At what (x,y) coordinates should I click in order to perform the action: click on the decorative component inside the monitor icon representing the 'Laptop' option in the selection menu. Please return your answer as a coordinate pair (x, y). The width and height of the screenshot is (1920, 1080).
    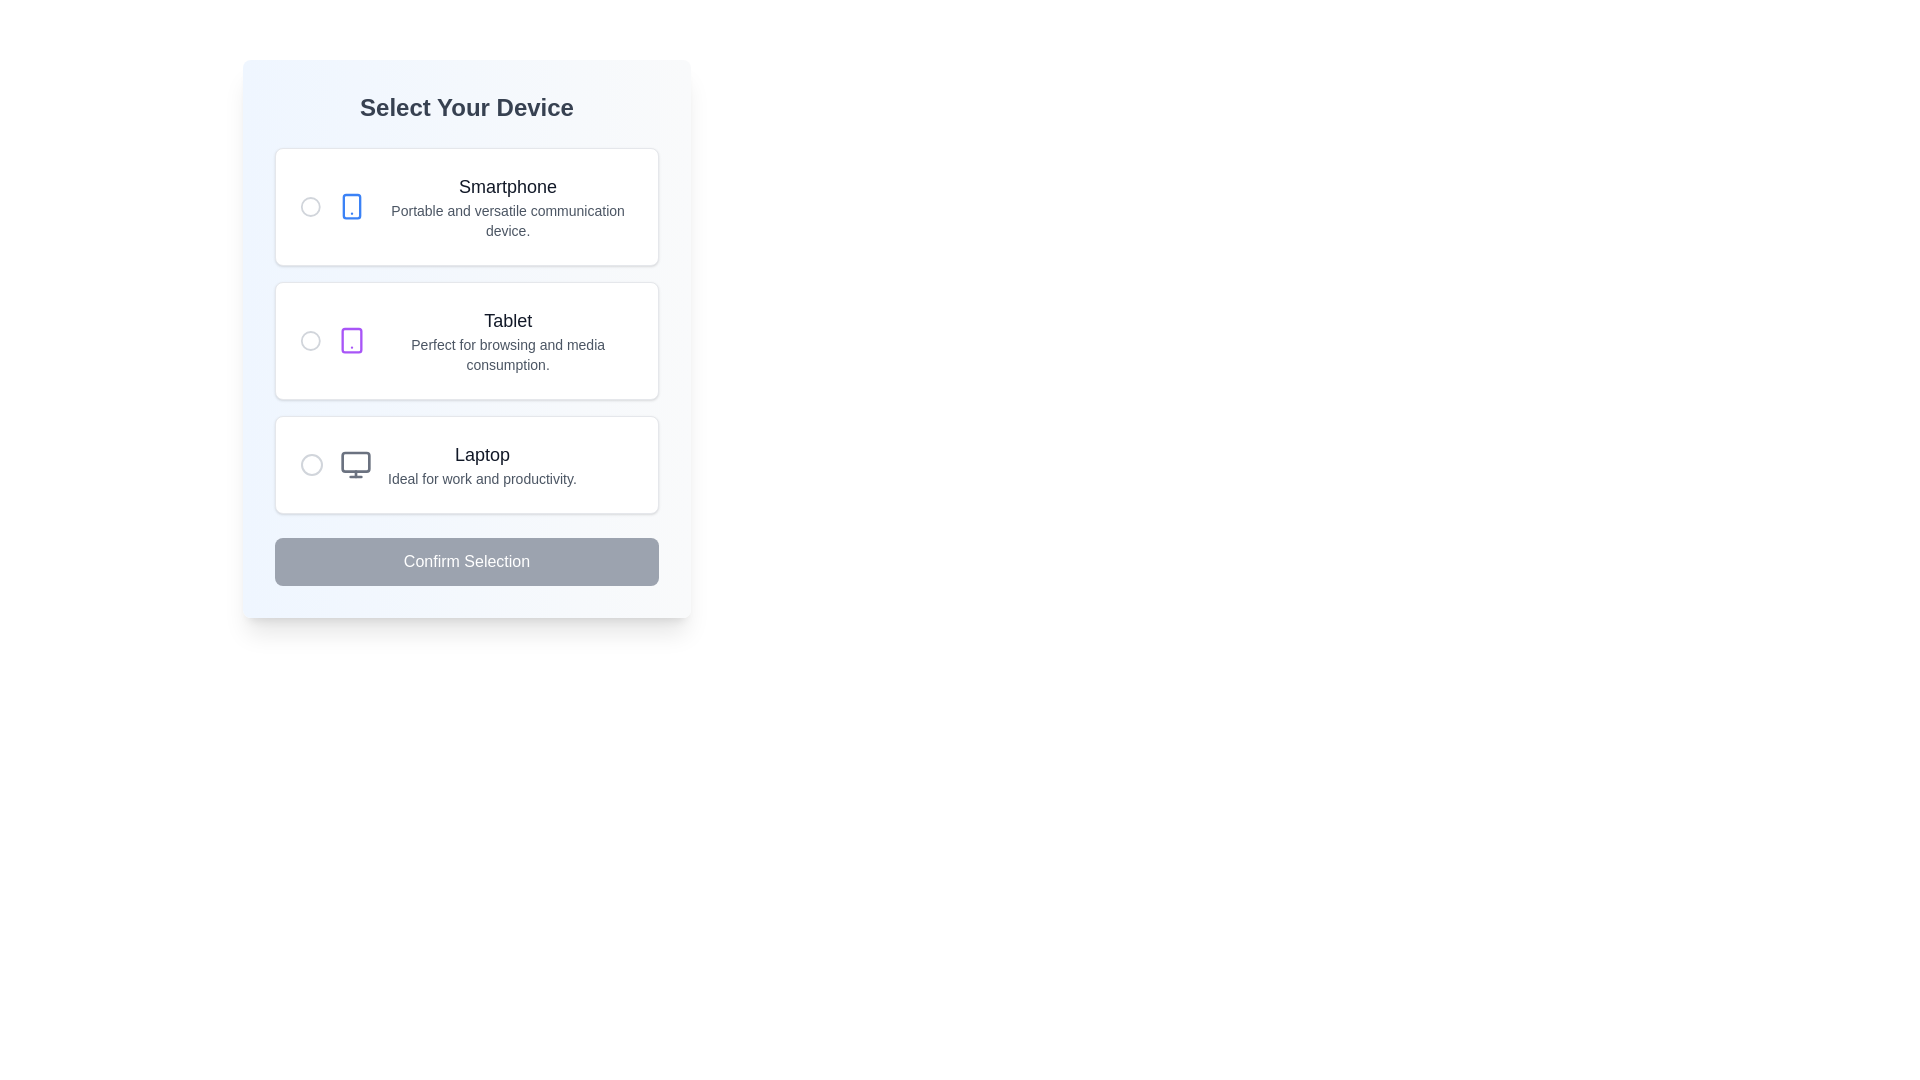
    Looking at the image, I should click on (355, 462).